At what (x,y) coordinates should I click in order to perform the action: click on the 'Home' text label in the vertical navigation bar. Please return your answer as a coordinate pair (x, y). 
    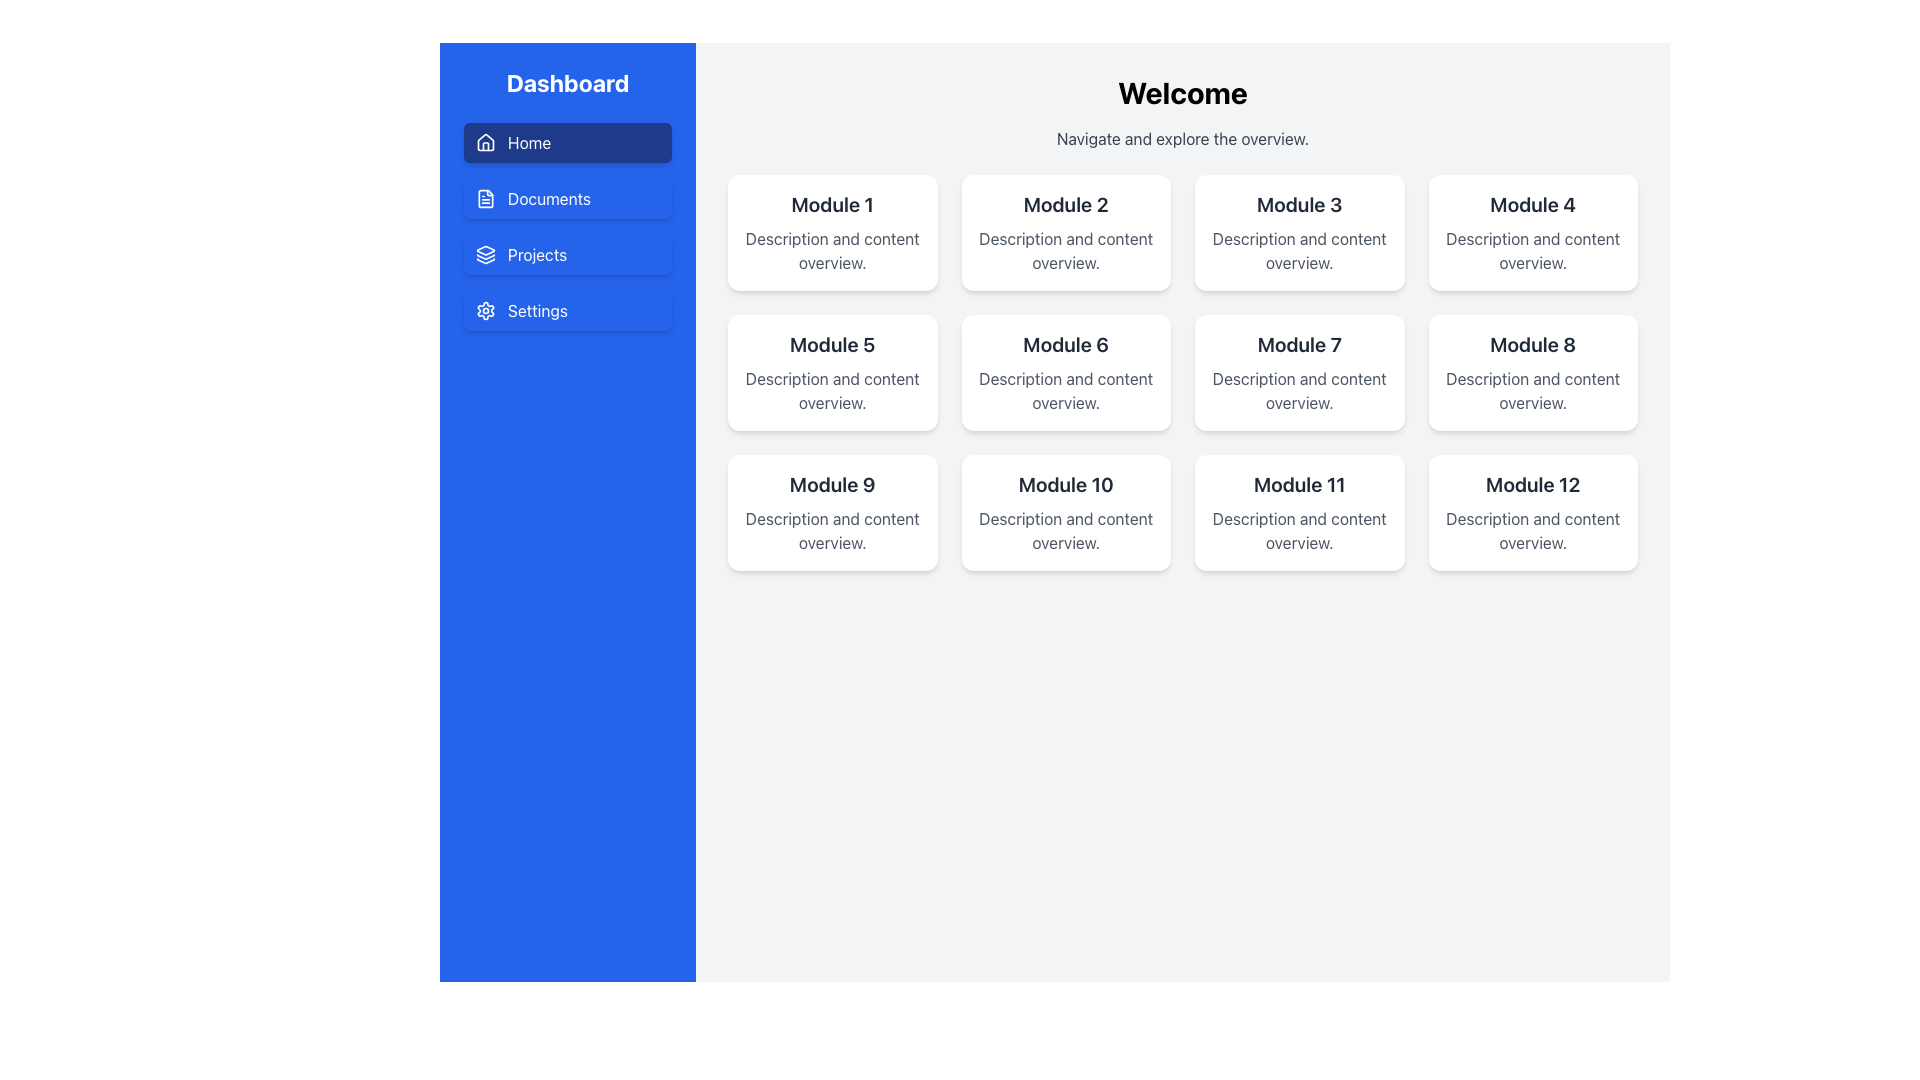
    Looking at the image, I should click on (529, 141).